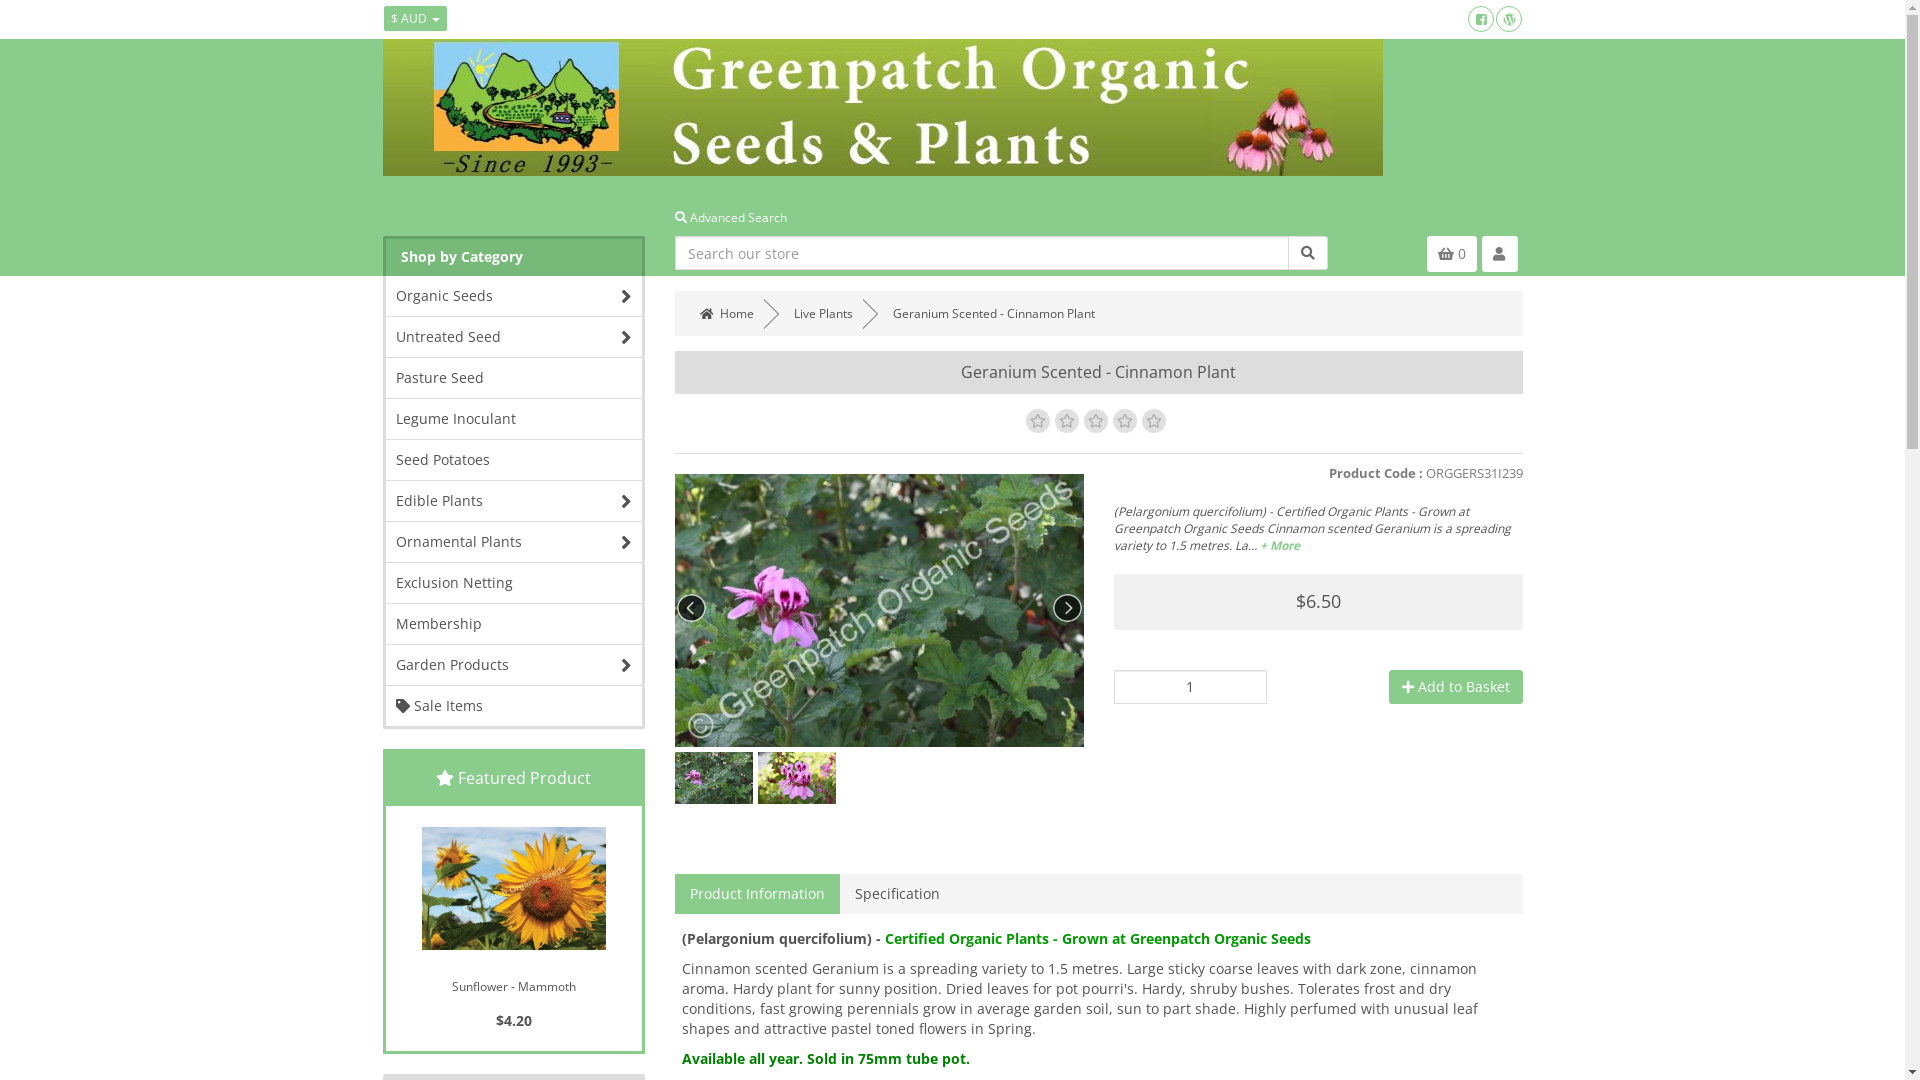 The height and width of the screenshot is (1080, 1920). I want to click on 'Live Plants', so click(823, 313).